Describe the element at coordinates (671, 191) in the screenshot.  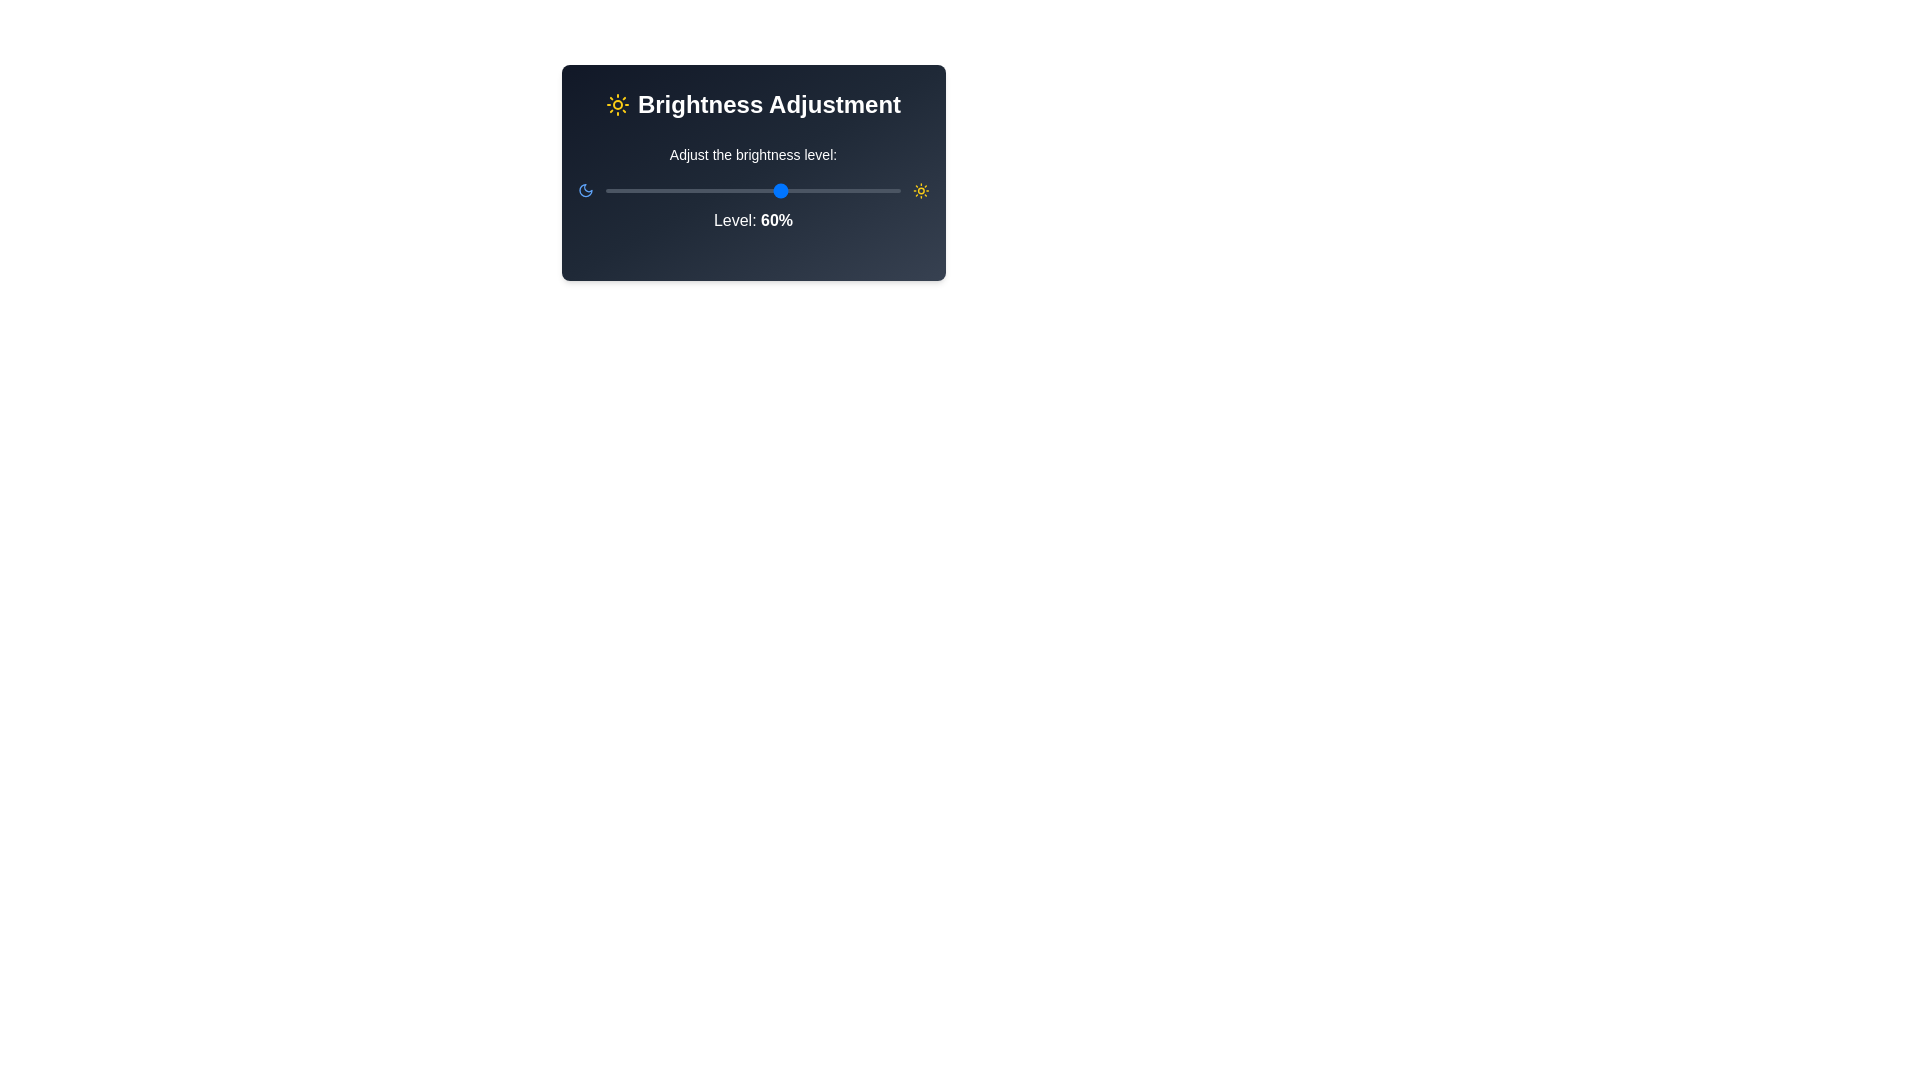
I see `the brightness level` at that location.